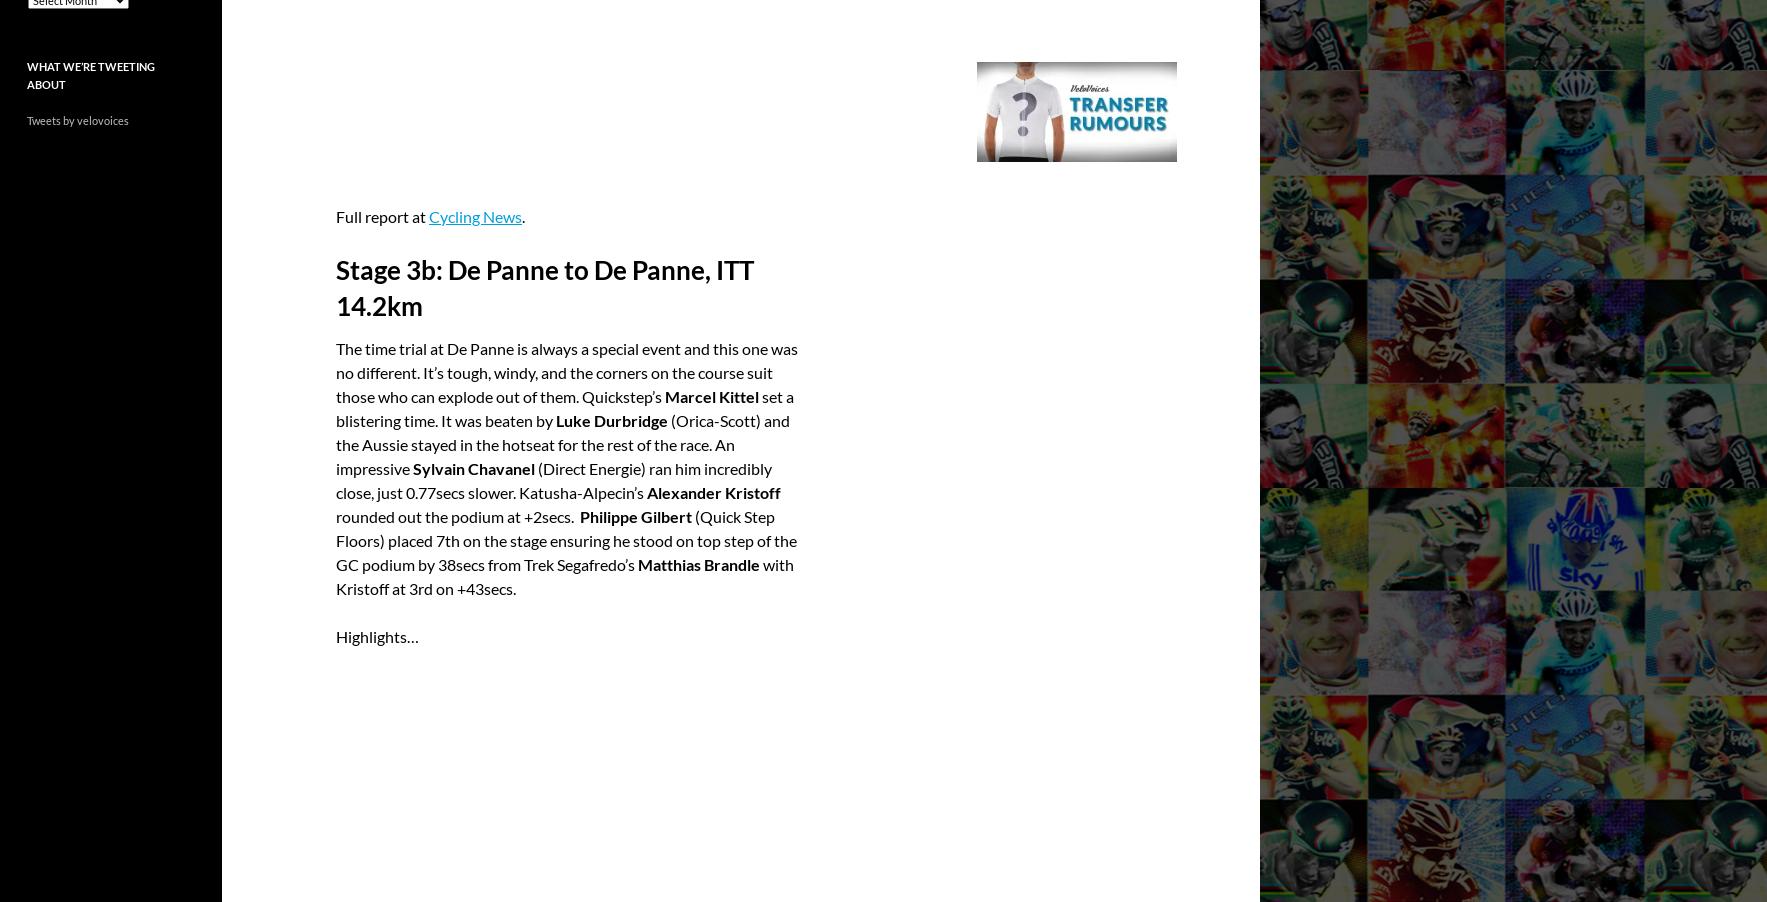 This screenshot has height=902, width=1767. Describe the element at coordinates (566, 539) in the screenshot. I see `'(Quick Step Floors) placed 7th on the stage ensuring he stood on top step of the GC podium by 38secs from Trek Segafredo’s'` at that location.